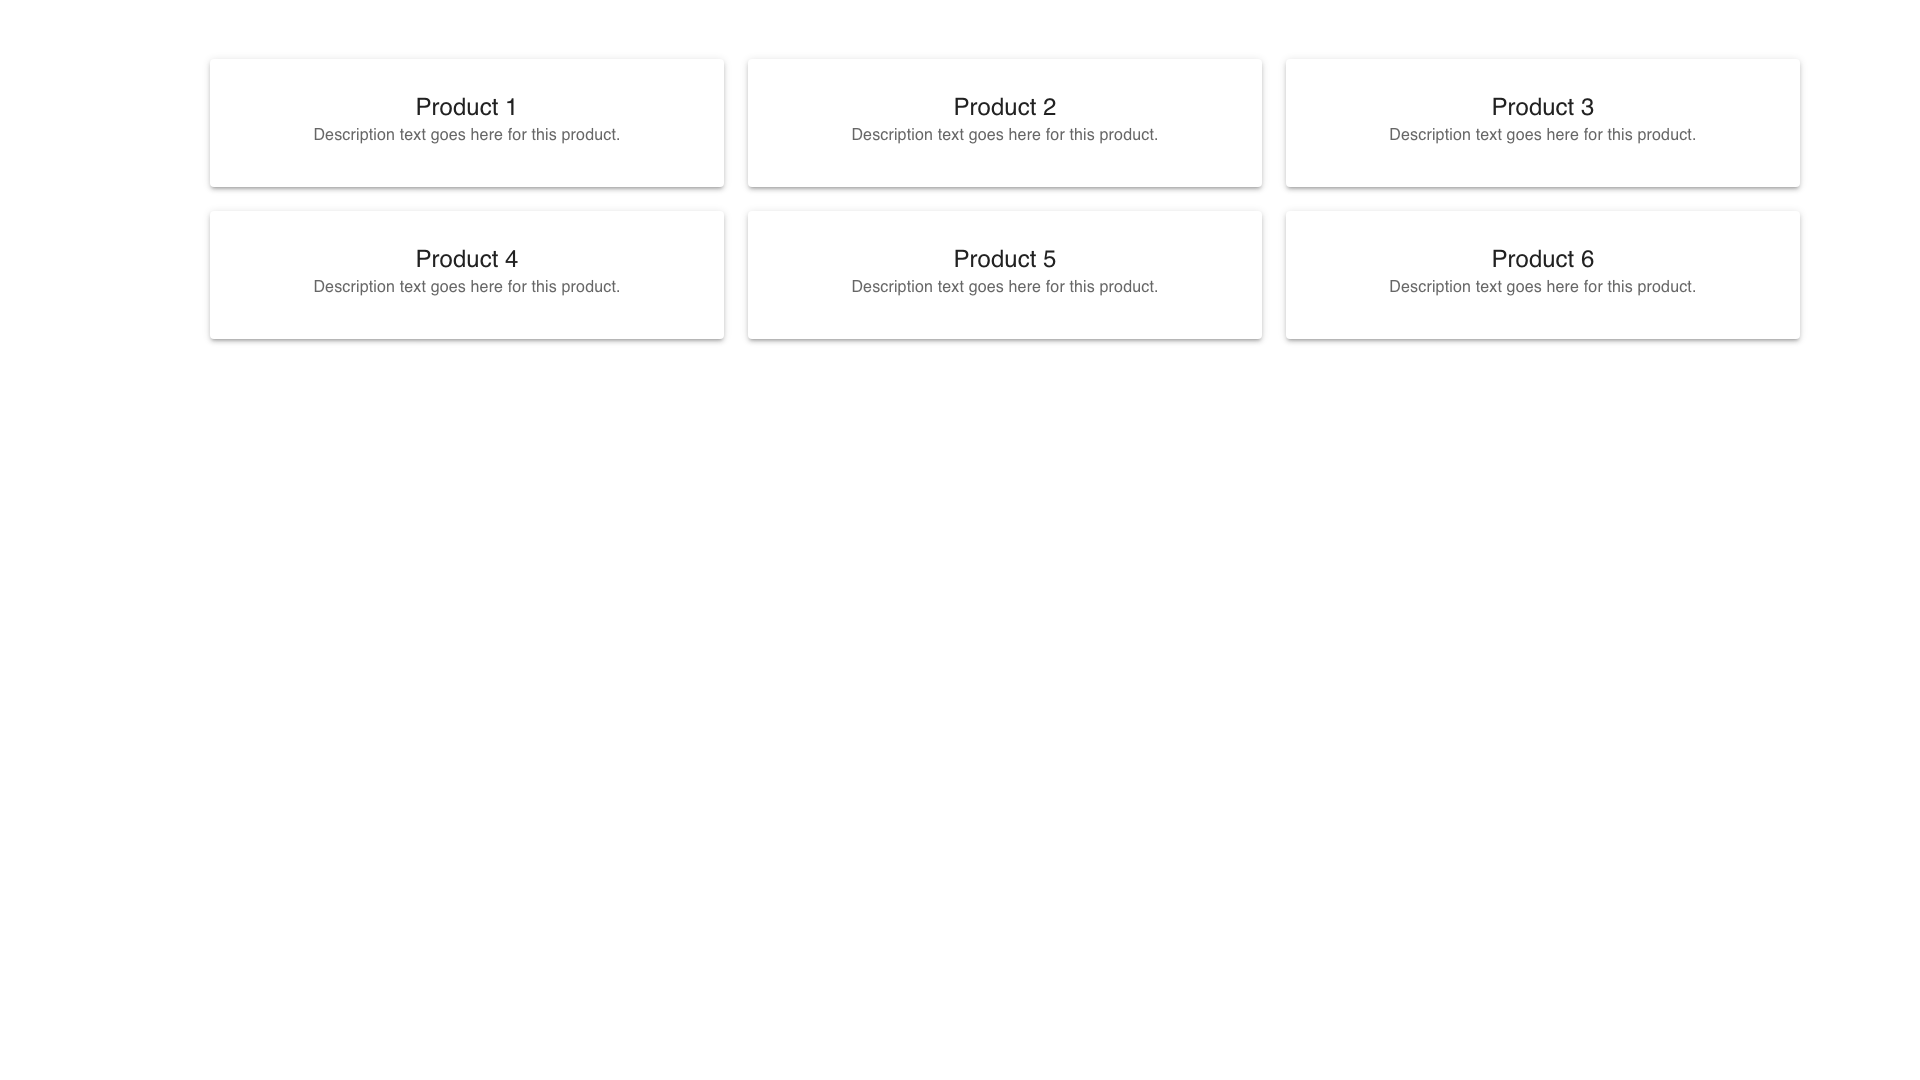 This screenshot has width=1920, height=1080. What do you see at coordinates (1004, 257) in the screenshot?
I see `the bold text label reading 'Product 5'` at bounding box center [1004, 257].